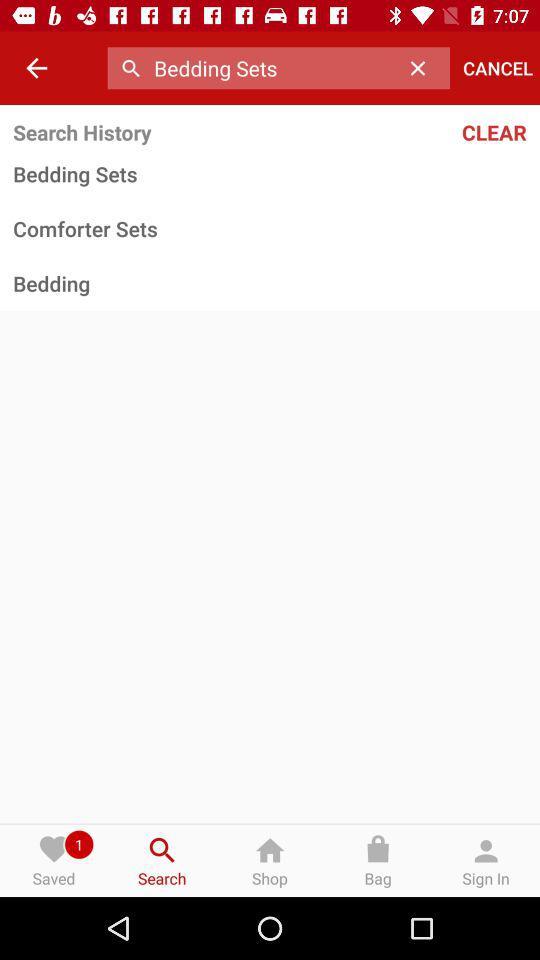 Image resolution: width=540 pixels, height=960 pixels. I want to click on icon below the cancel item, so click(449, 131).